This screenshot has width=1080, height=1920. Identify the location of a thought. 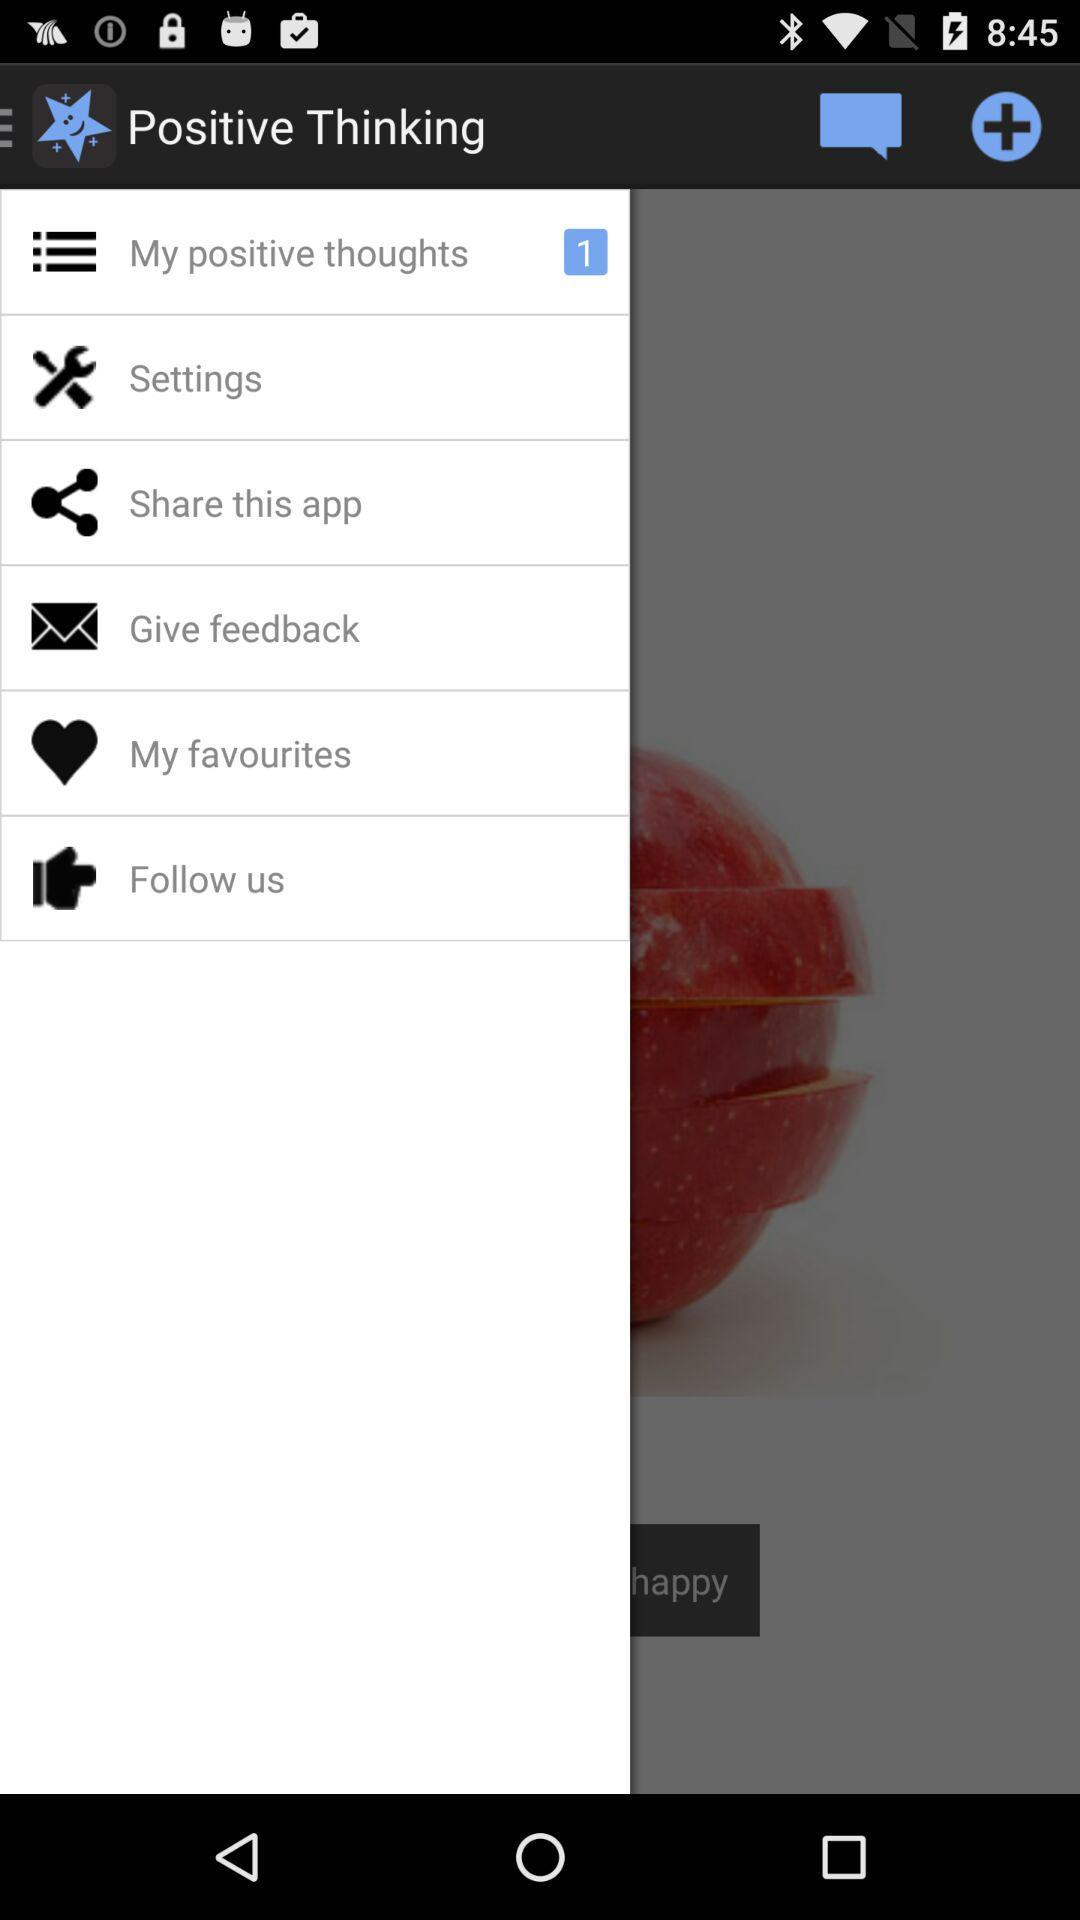
(1006, 124).